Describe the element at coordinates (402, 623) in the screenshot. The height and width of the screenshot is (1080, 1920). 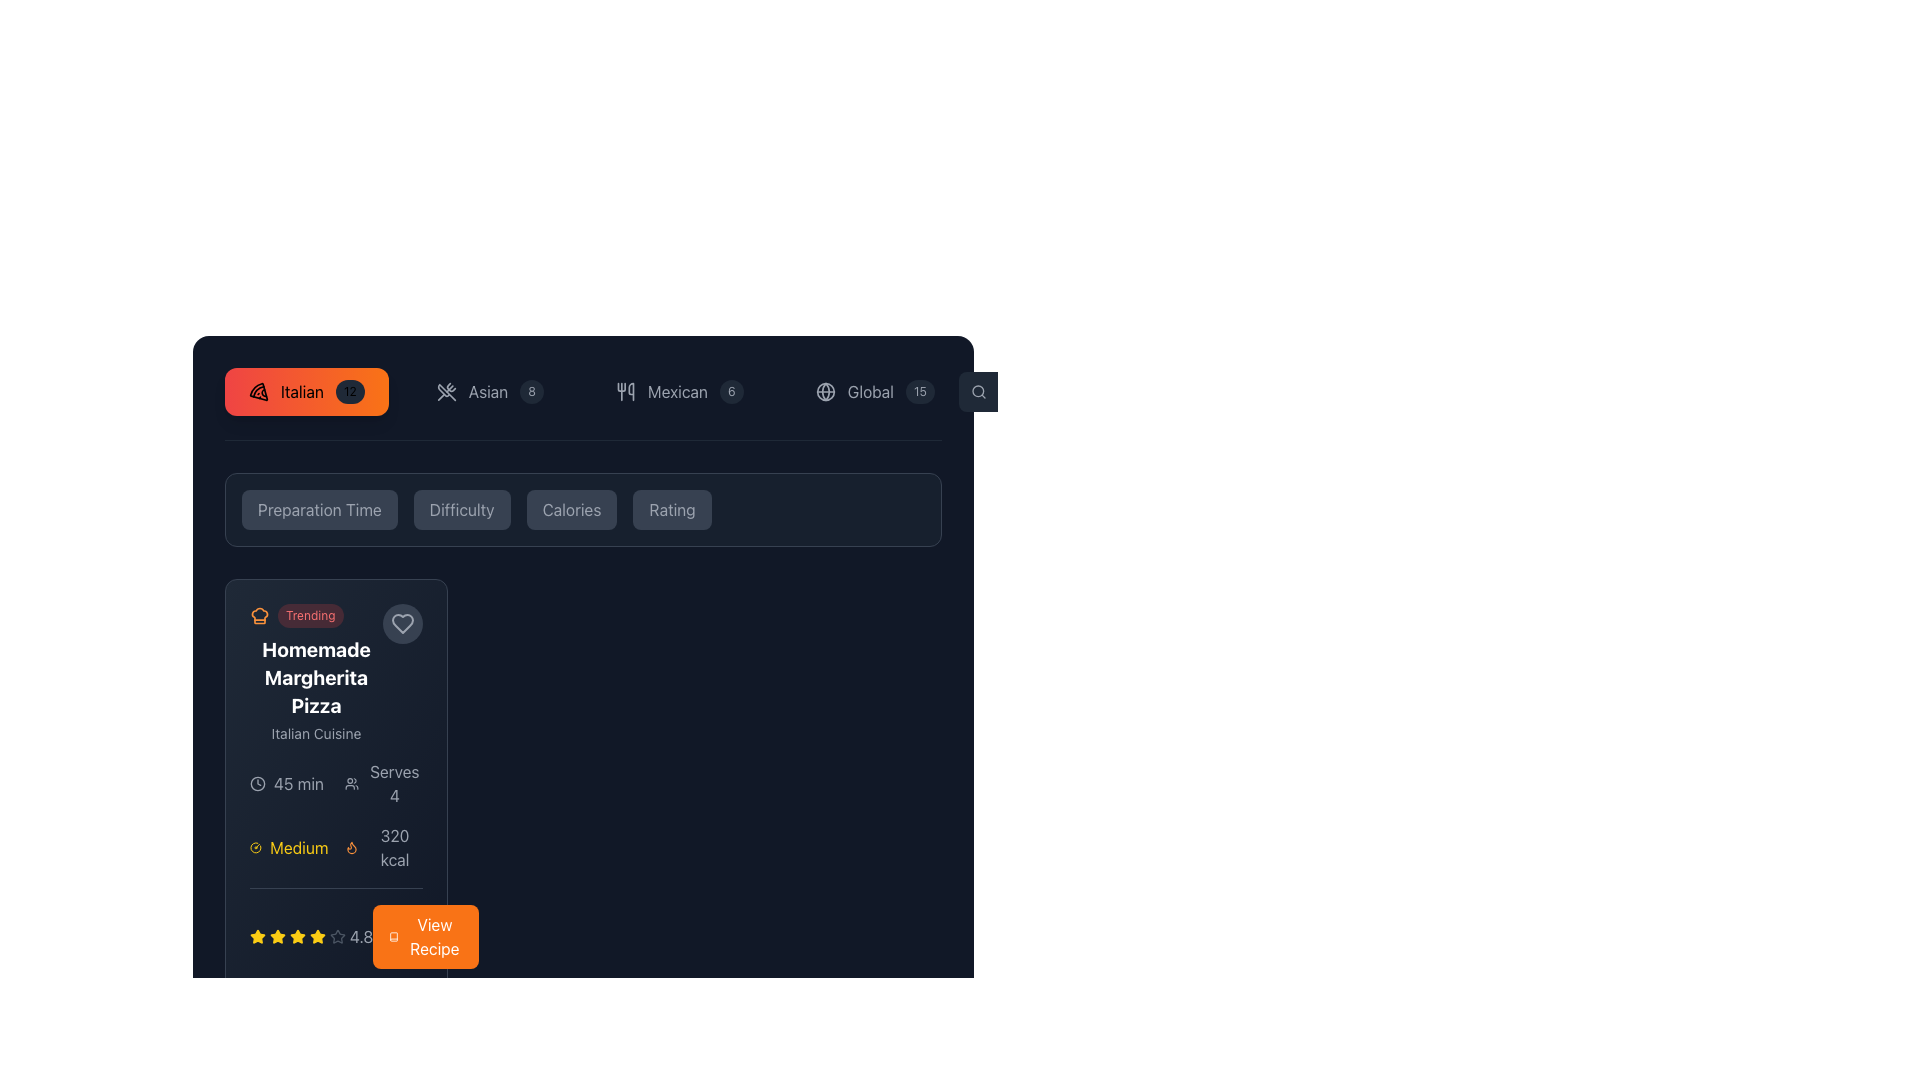
I see `the heart-shaped icon in the top-right corner of the 'Homemade Margherita Pizza' card to mark it as liked or favorited` at that location.